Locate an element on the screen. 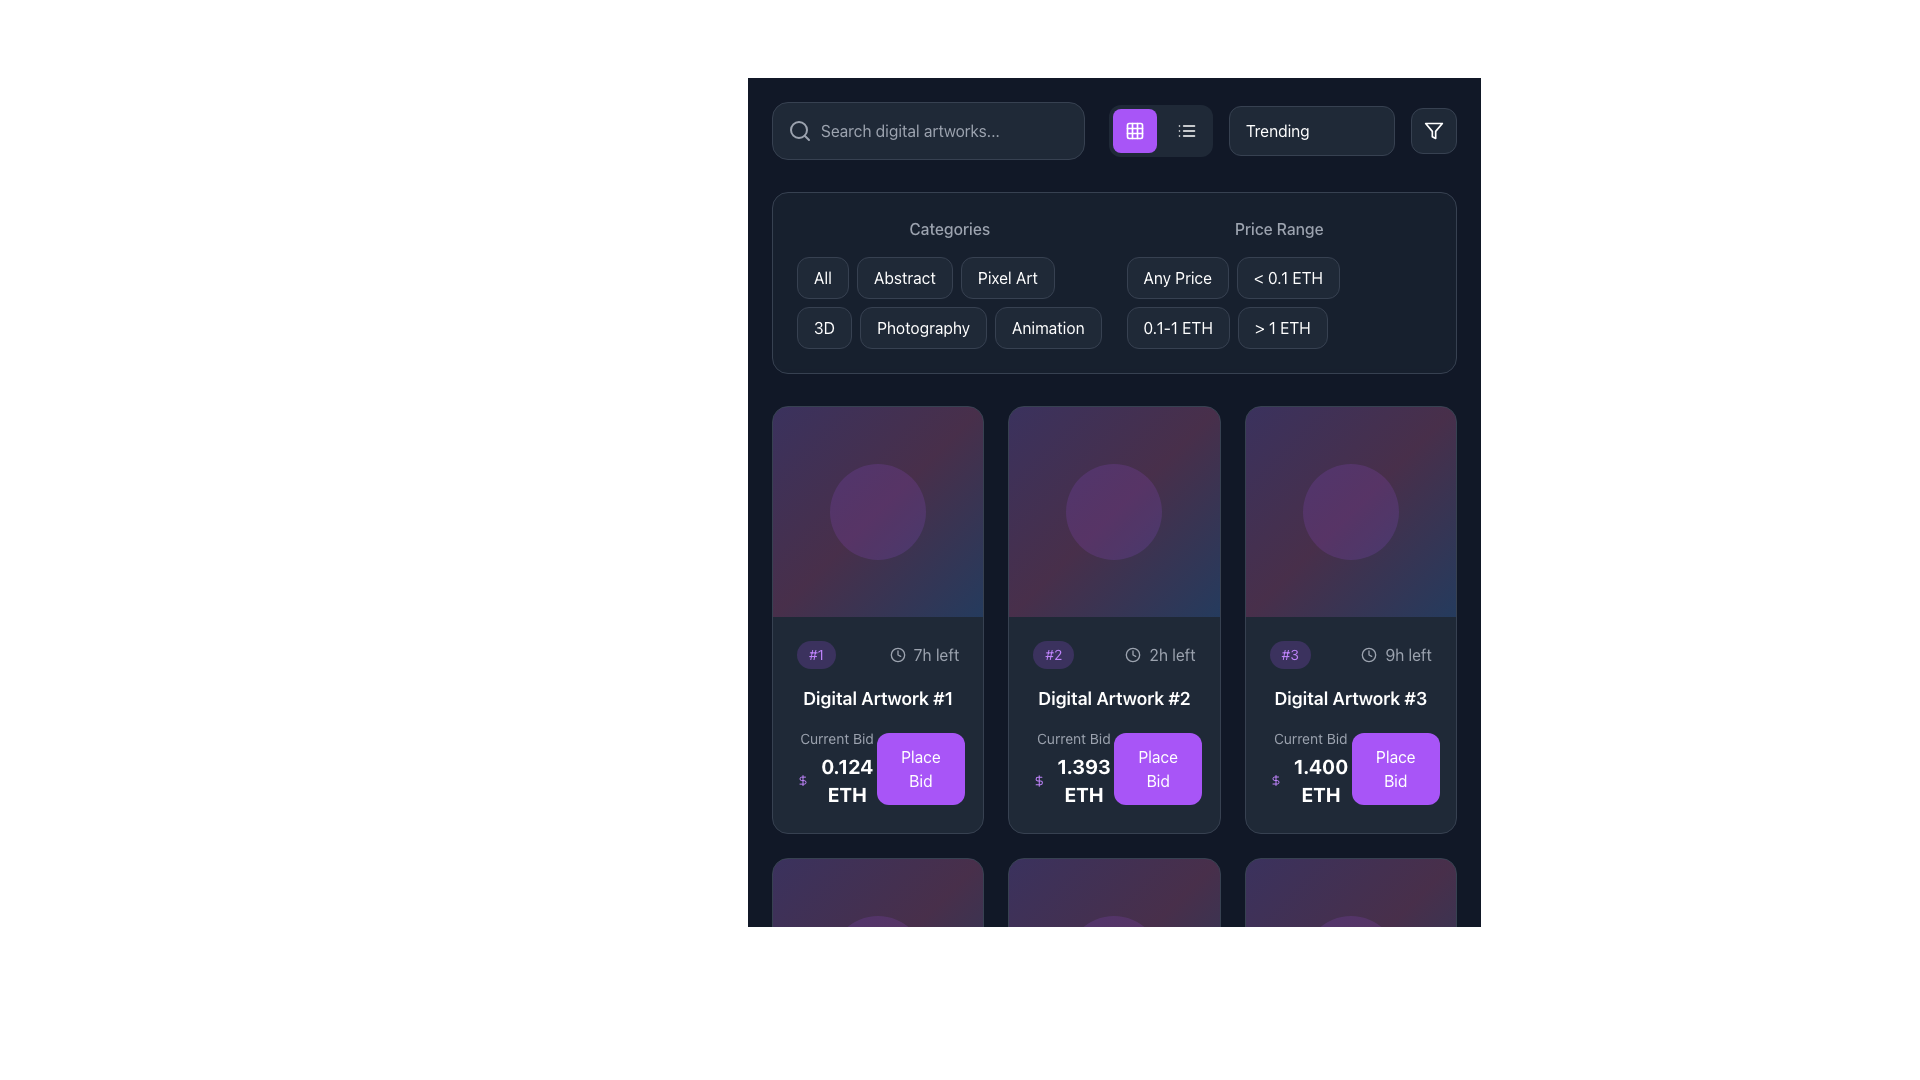 This screenshot has height=1080, width=1920. the text label displaying 'Digital Artwork #2', which is located within the second card of a grid layout, under the header area is located at coordinates (1113, 698).